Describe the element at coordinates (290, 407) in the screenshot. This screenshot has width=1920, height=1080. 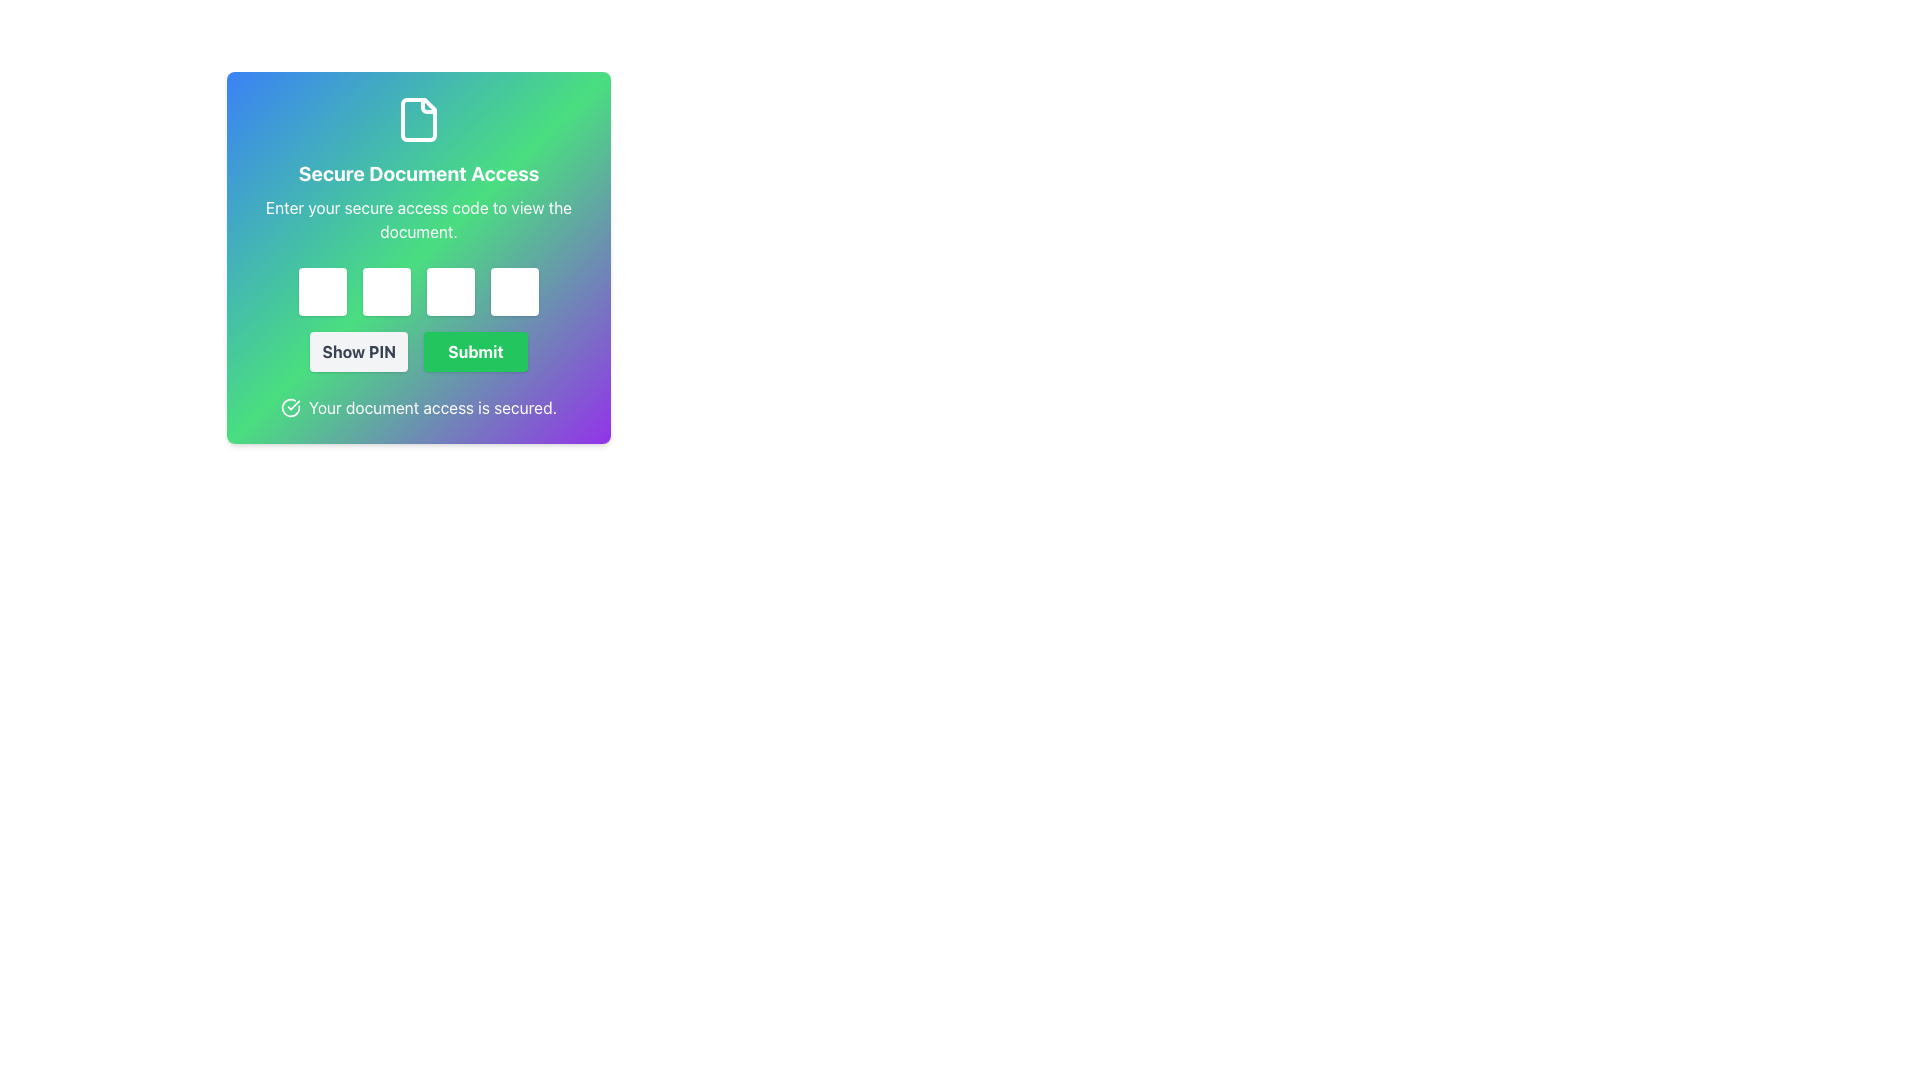
I see `the circular arc graphical component that is part of the checkmark icon located in the bottom-left corner of the interface` at that location.